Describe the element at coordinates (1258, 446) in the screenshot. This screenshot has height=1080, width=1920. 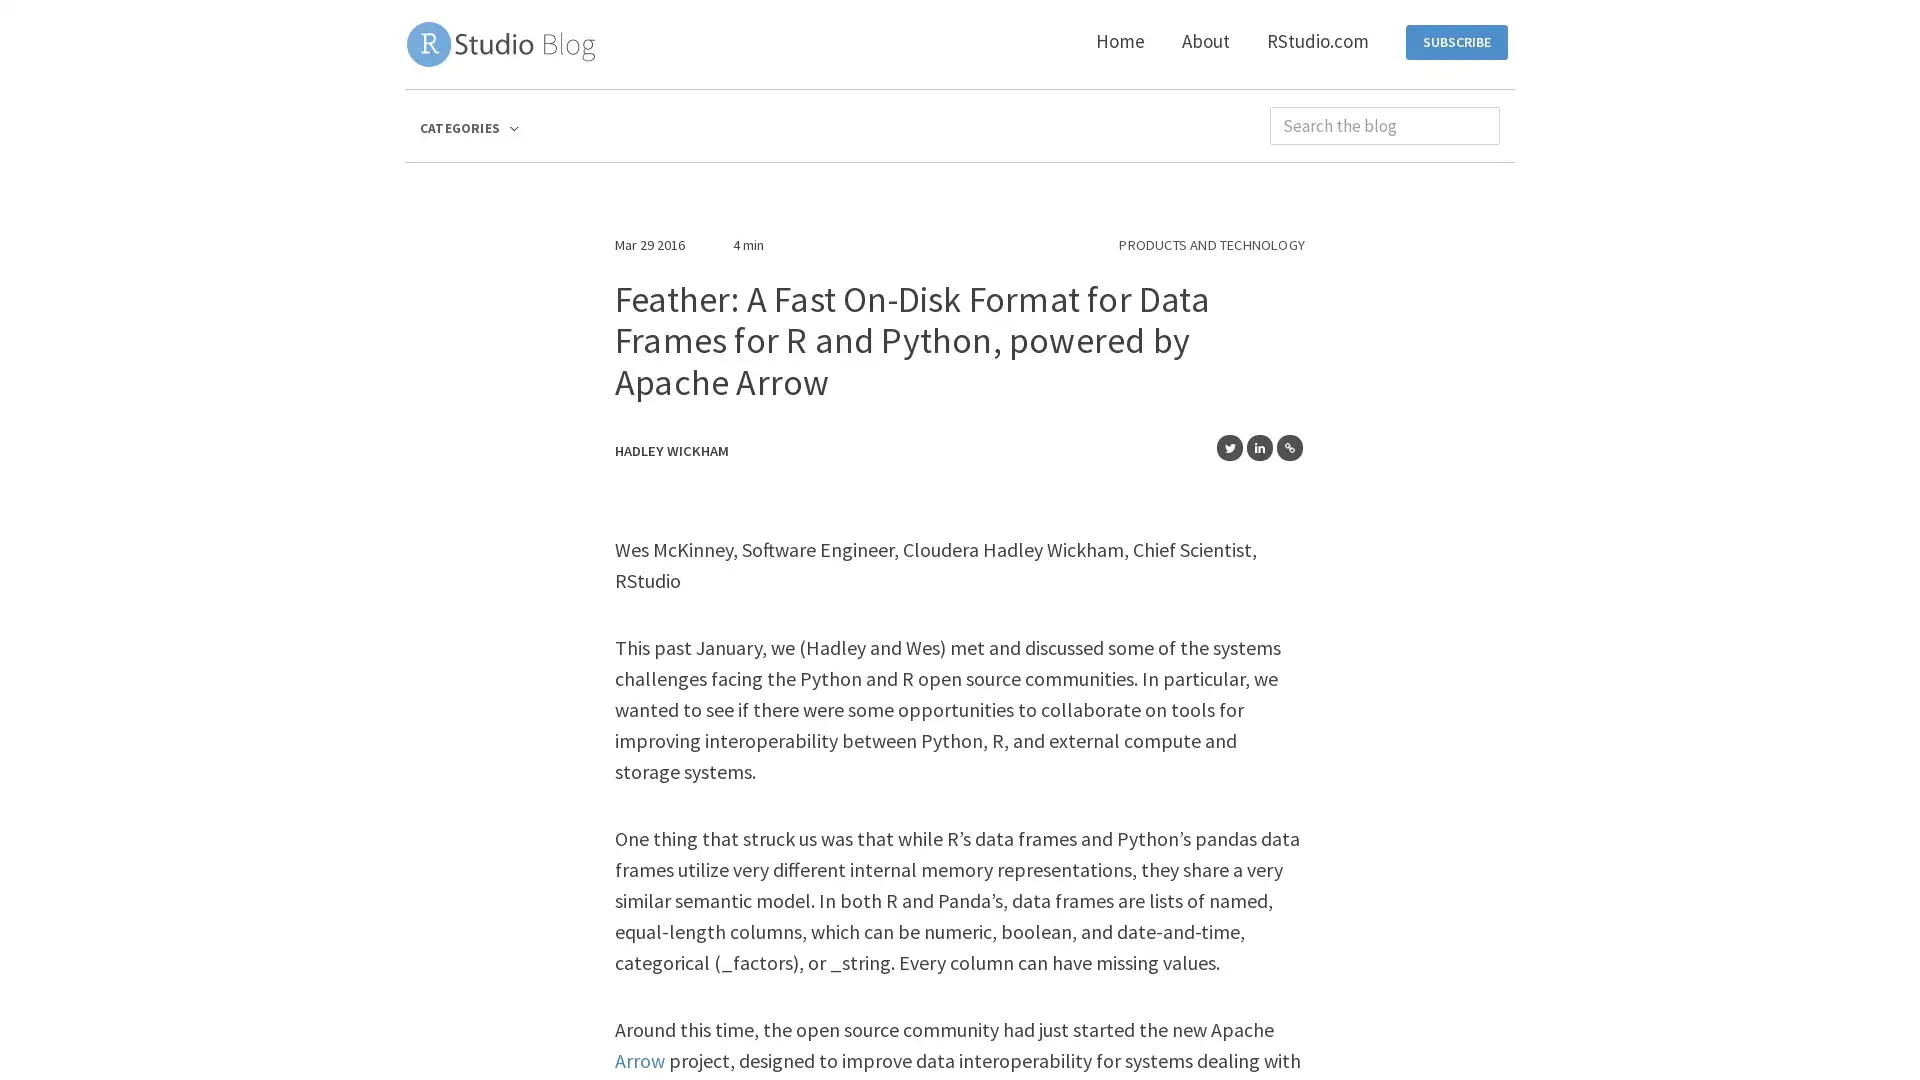
I see `Share to LinkedIn` at that location.